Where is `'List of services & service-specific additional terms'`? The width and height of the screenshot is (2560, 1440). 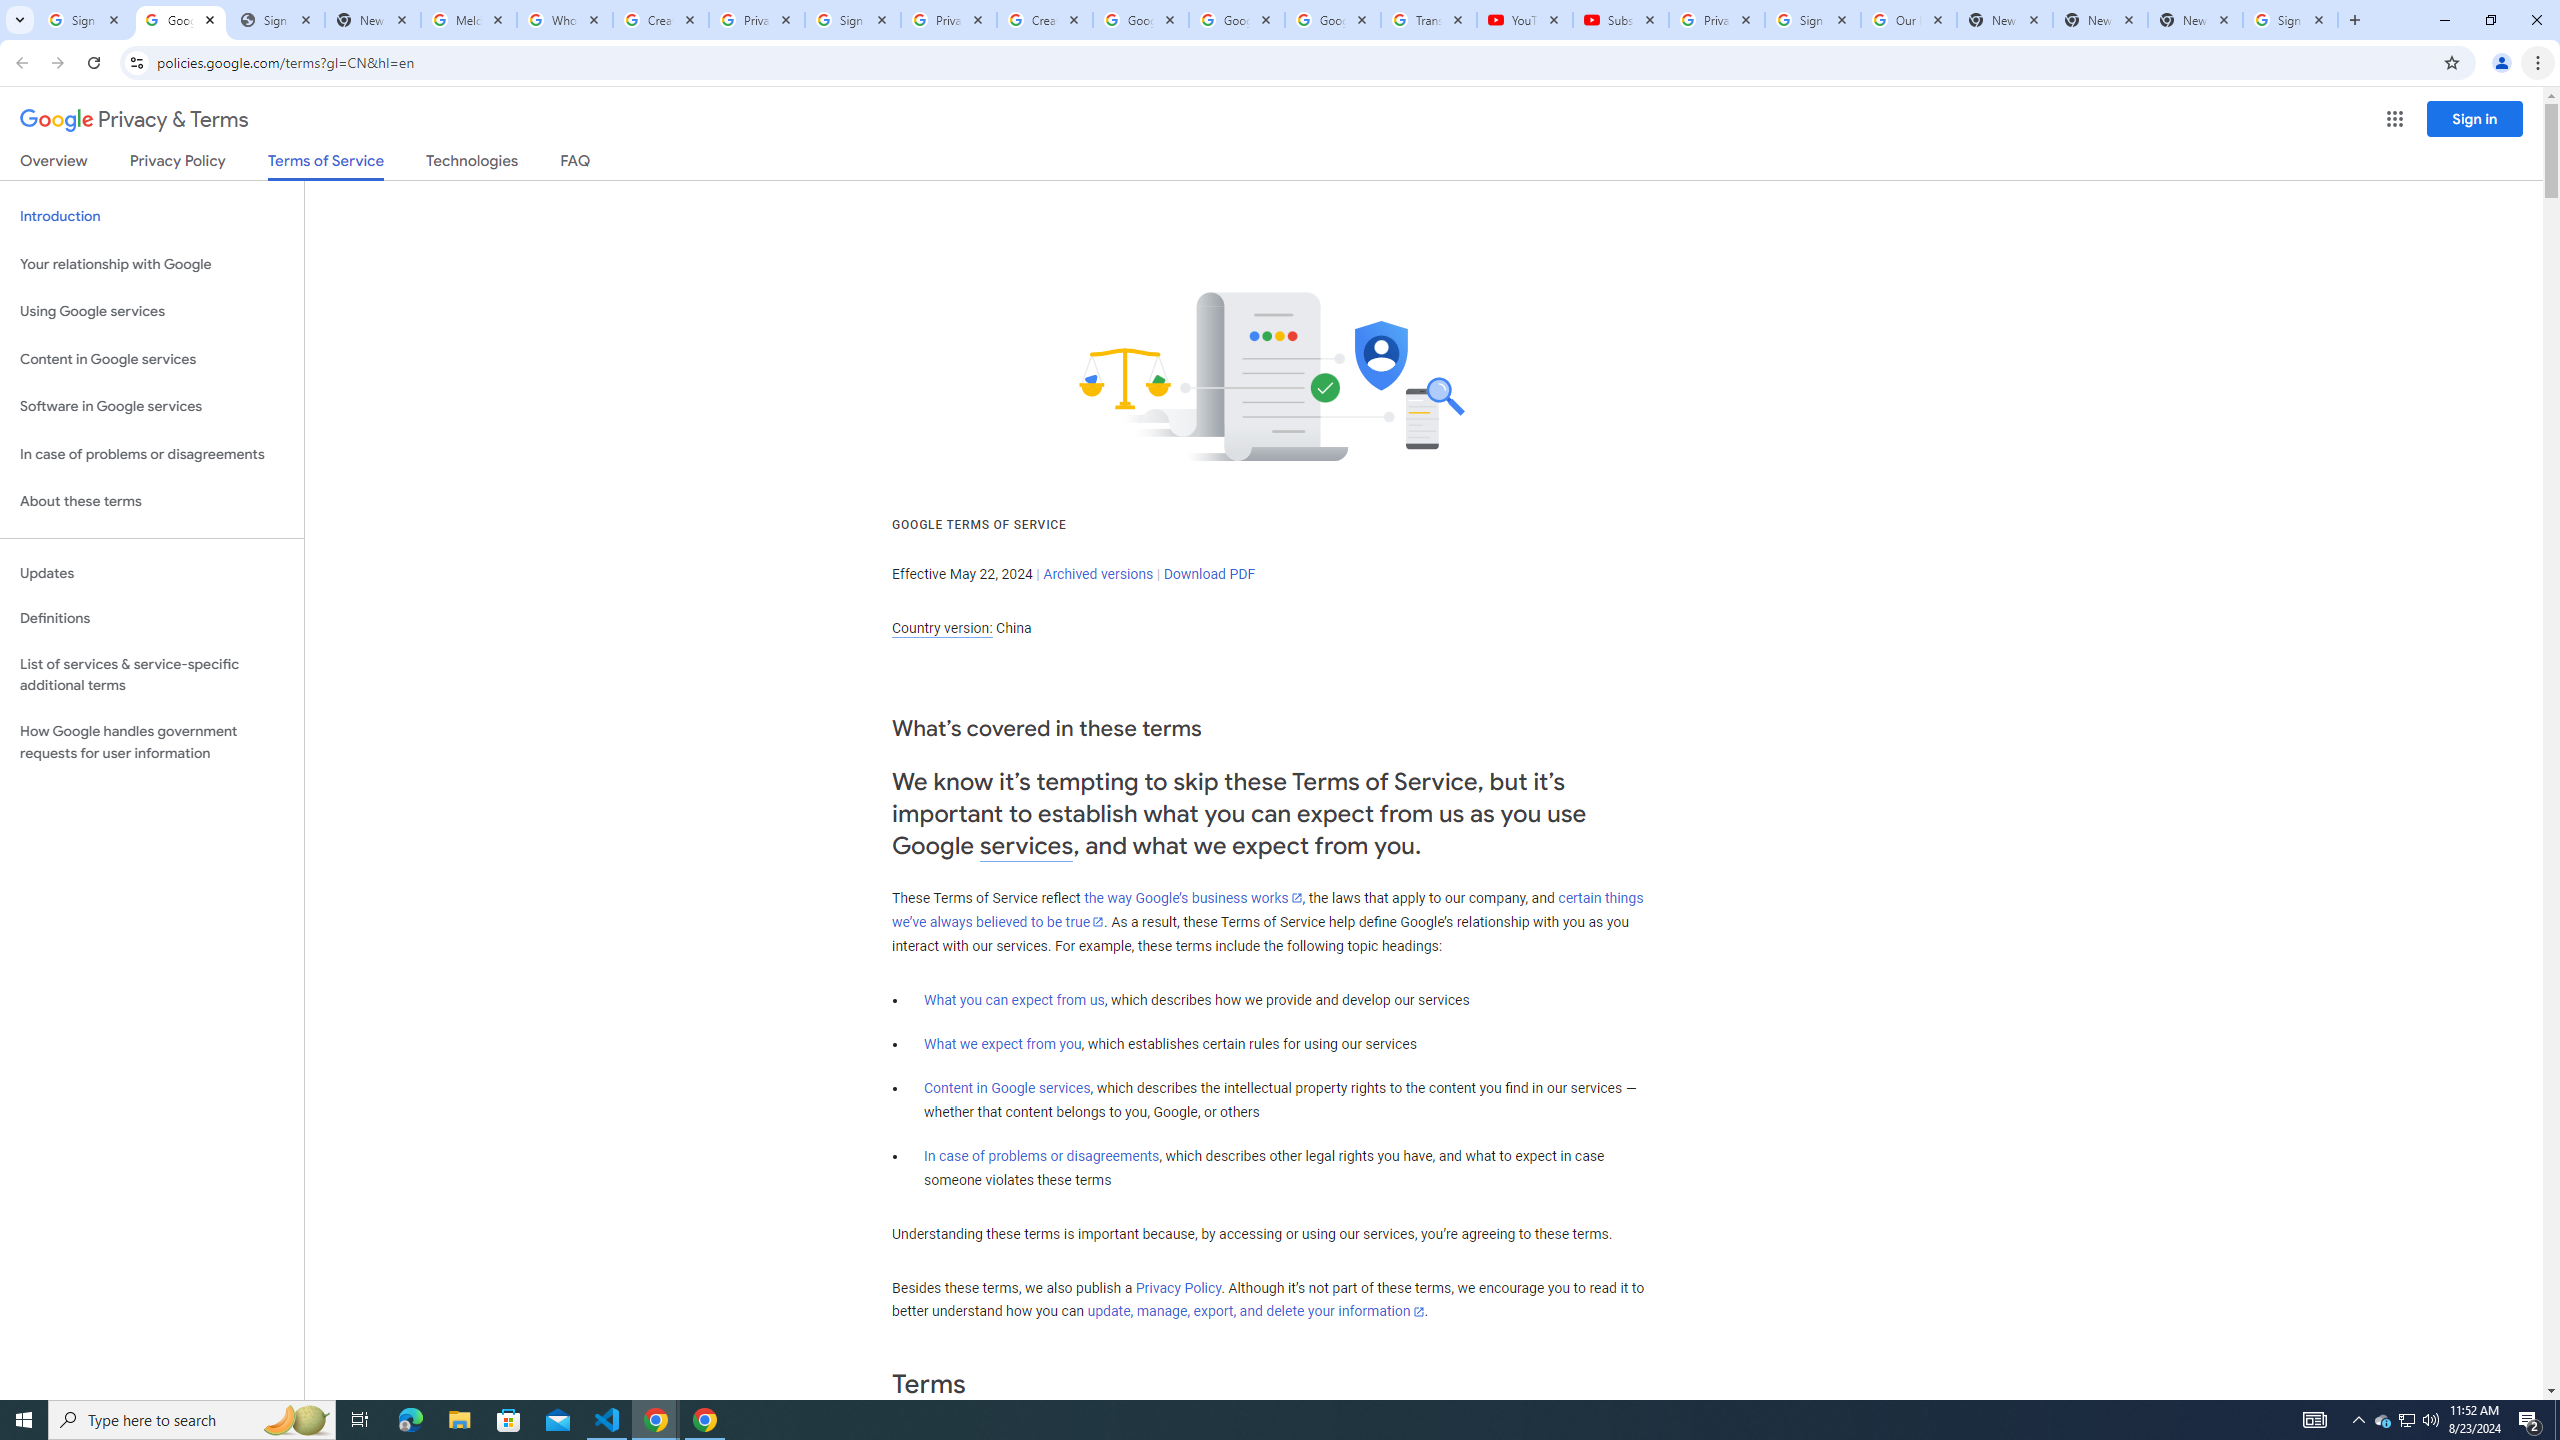
'List of services & service-specific additional terms' is located at coordinates (151, 674).